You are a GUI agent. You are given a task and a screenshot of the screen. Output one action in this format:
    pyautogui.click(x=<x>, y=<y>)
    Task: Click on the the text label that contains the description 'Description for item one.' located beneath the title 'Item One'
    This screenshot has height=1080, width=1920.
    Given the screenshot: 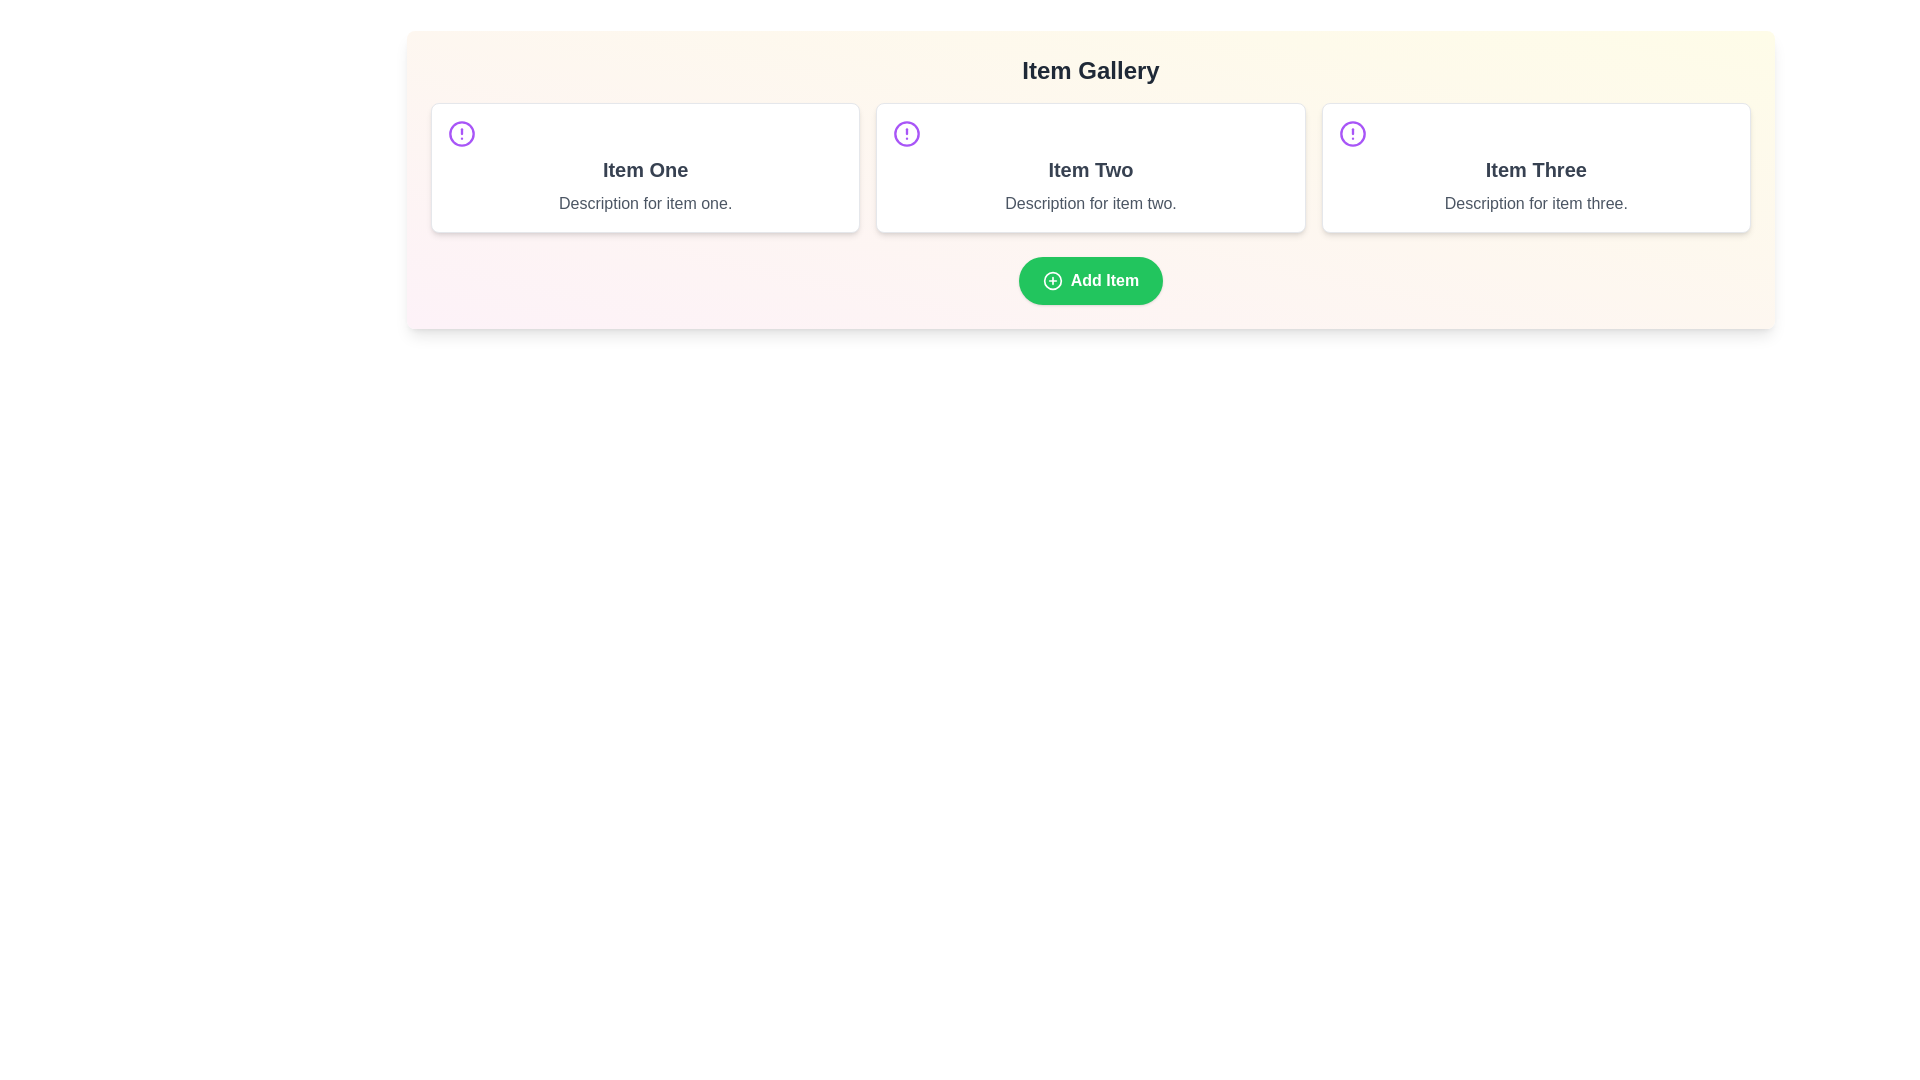 What is the action you would take?
    pyautogui.click(x=645, y=204)
    